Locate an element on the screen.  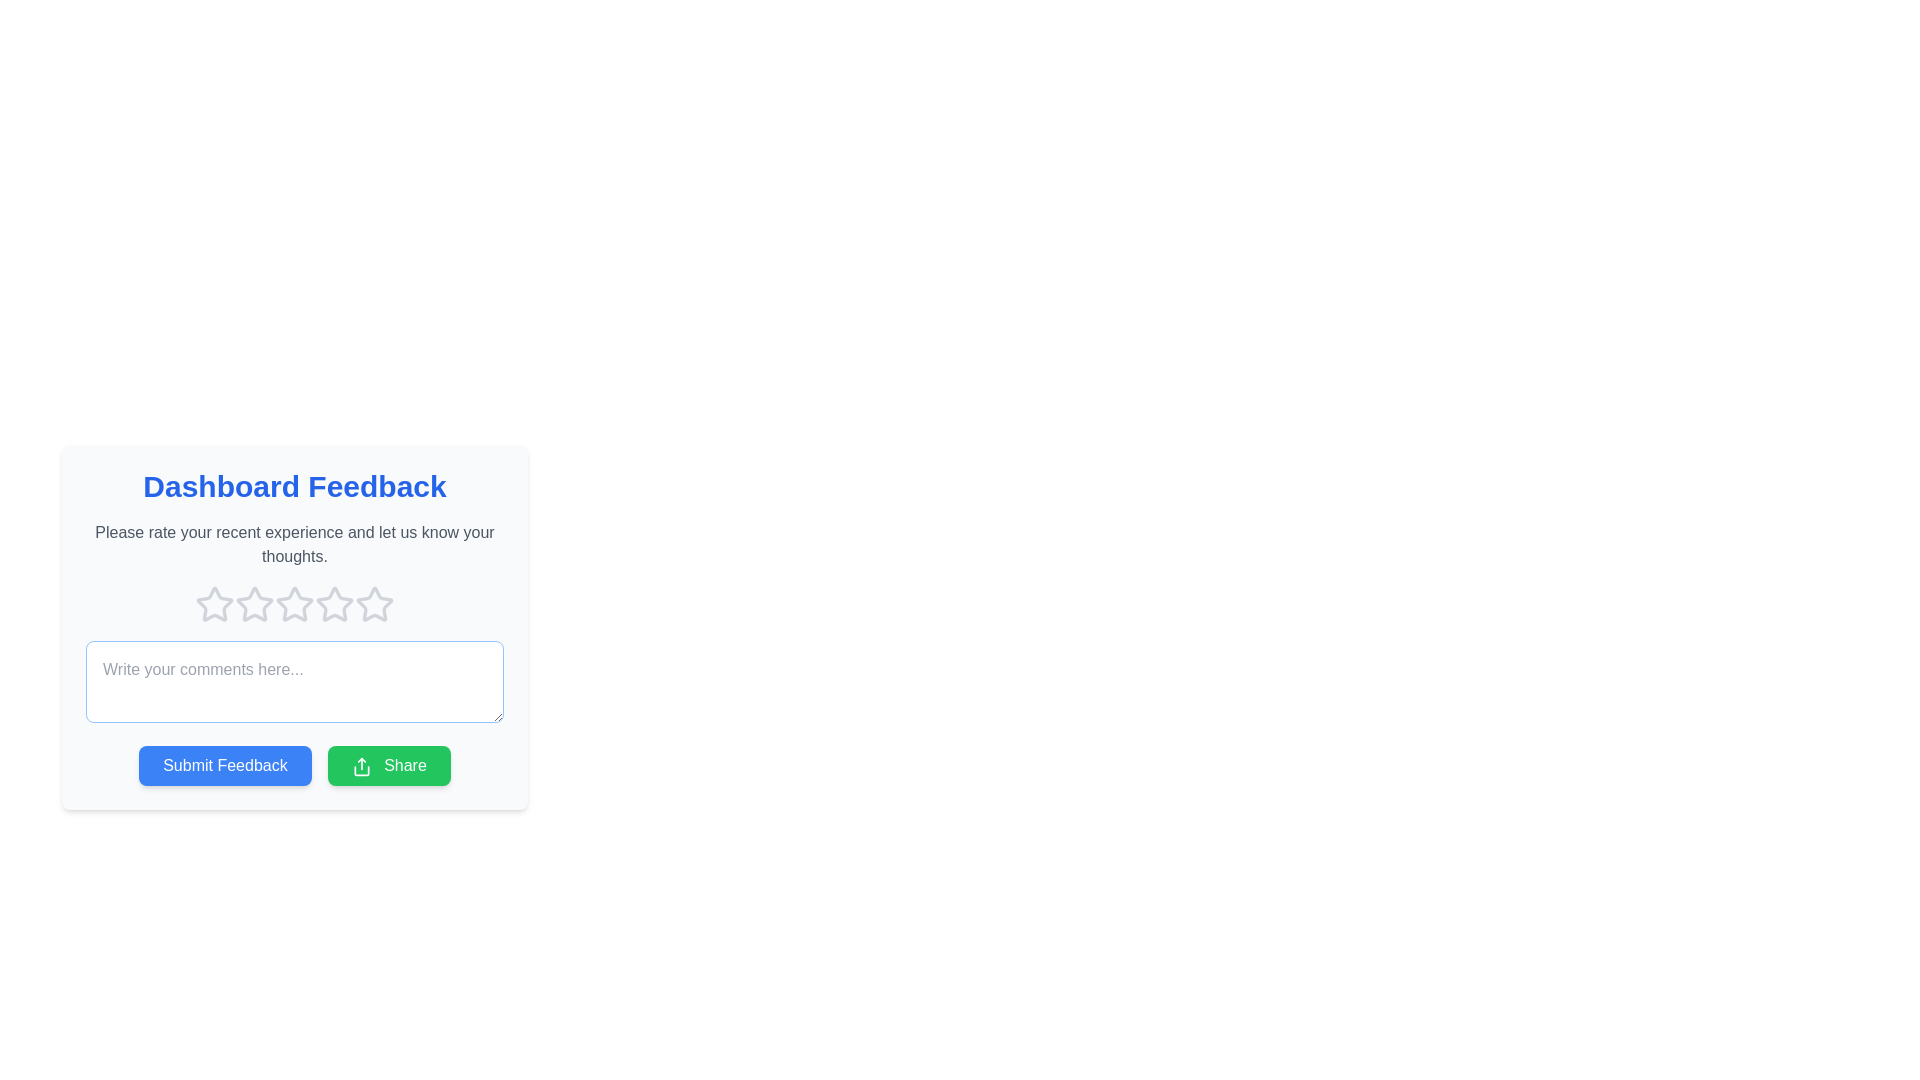
the five-star rating component located below the feedback prompt is located at coordinates (293, 626).